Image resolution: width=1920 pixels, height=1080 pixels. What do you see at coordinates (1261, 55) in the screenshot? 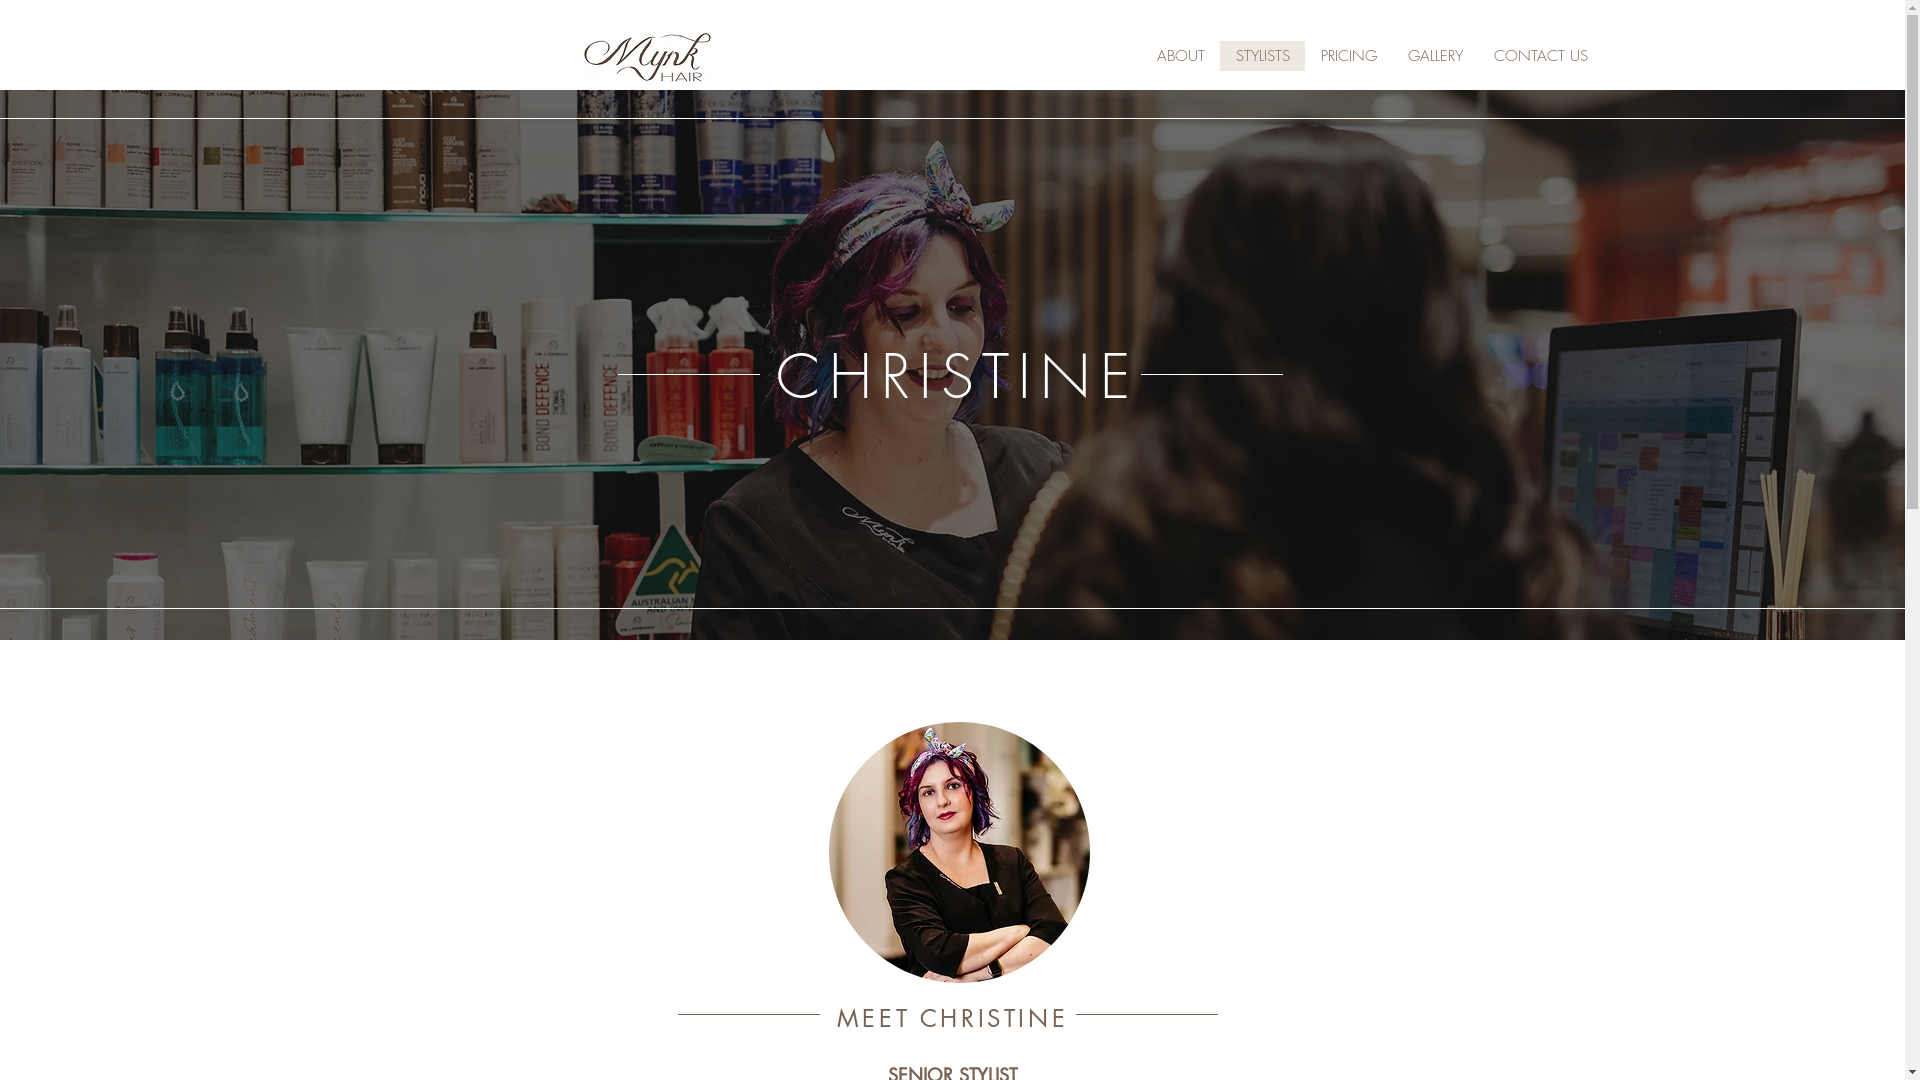
I see `'STYLISTS'` at bounding box center [1261, 55].